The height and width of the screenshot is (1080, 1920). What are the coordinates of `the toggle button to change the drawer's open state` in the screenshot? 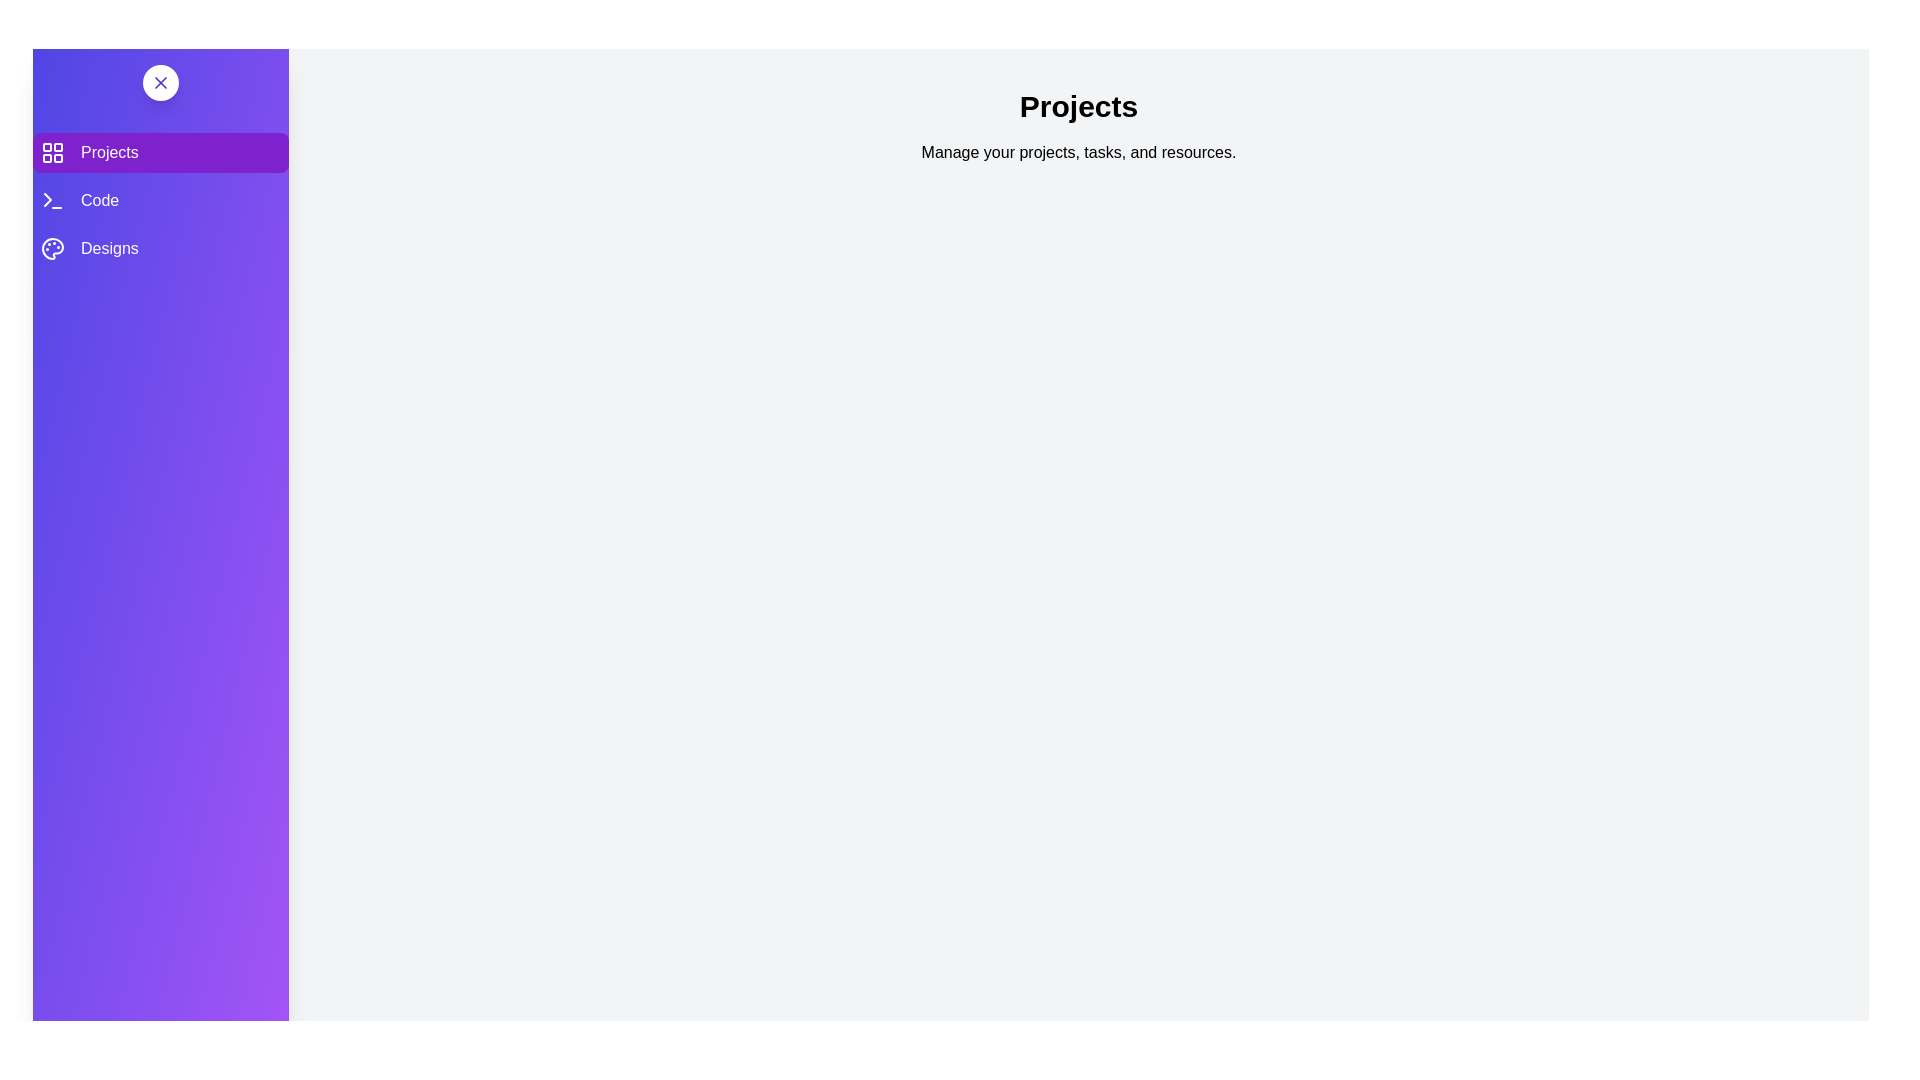 It's located at (161, 82).